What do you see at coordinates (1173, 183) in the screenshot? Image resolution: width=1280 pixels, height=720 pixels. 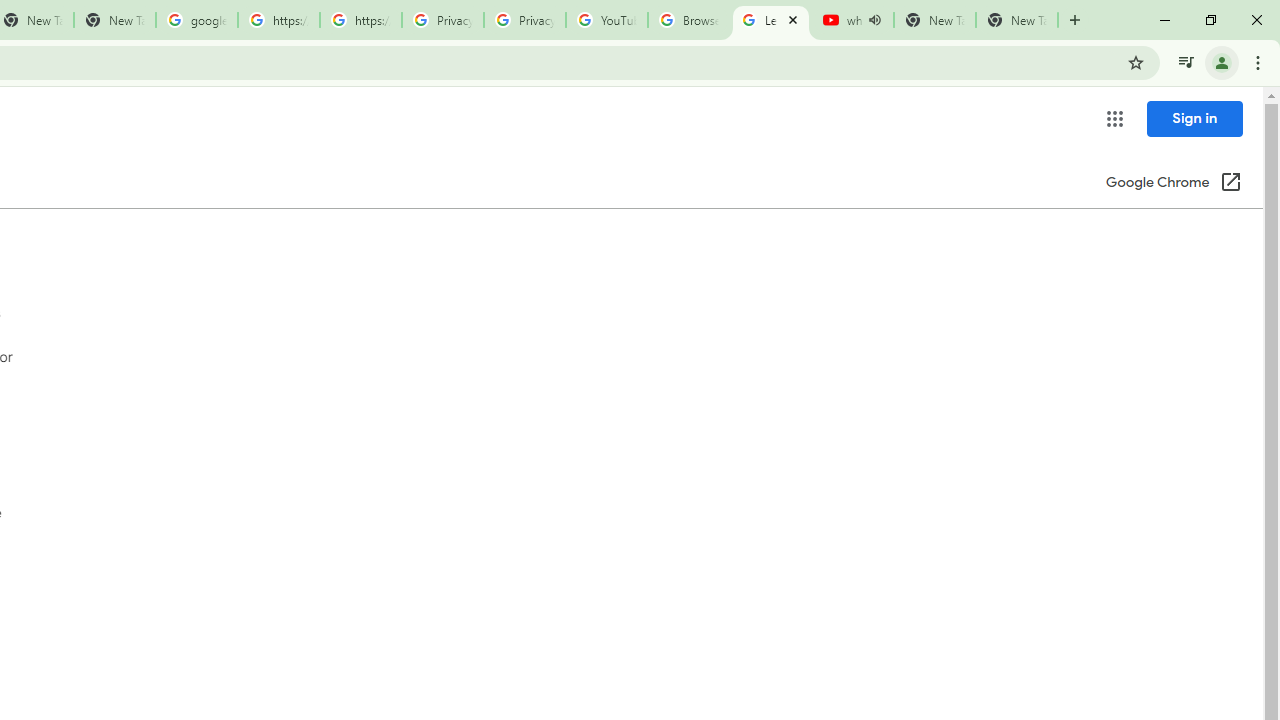 I see `'Google Chrome (Open in a new window)'` at bounding box center [1173, 183].